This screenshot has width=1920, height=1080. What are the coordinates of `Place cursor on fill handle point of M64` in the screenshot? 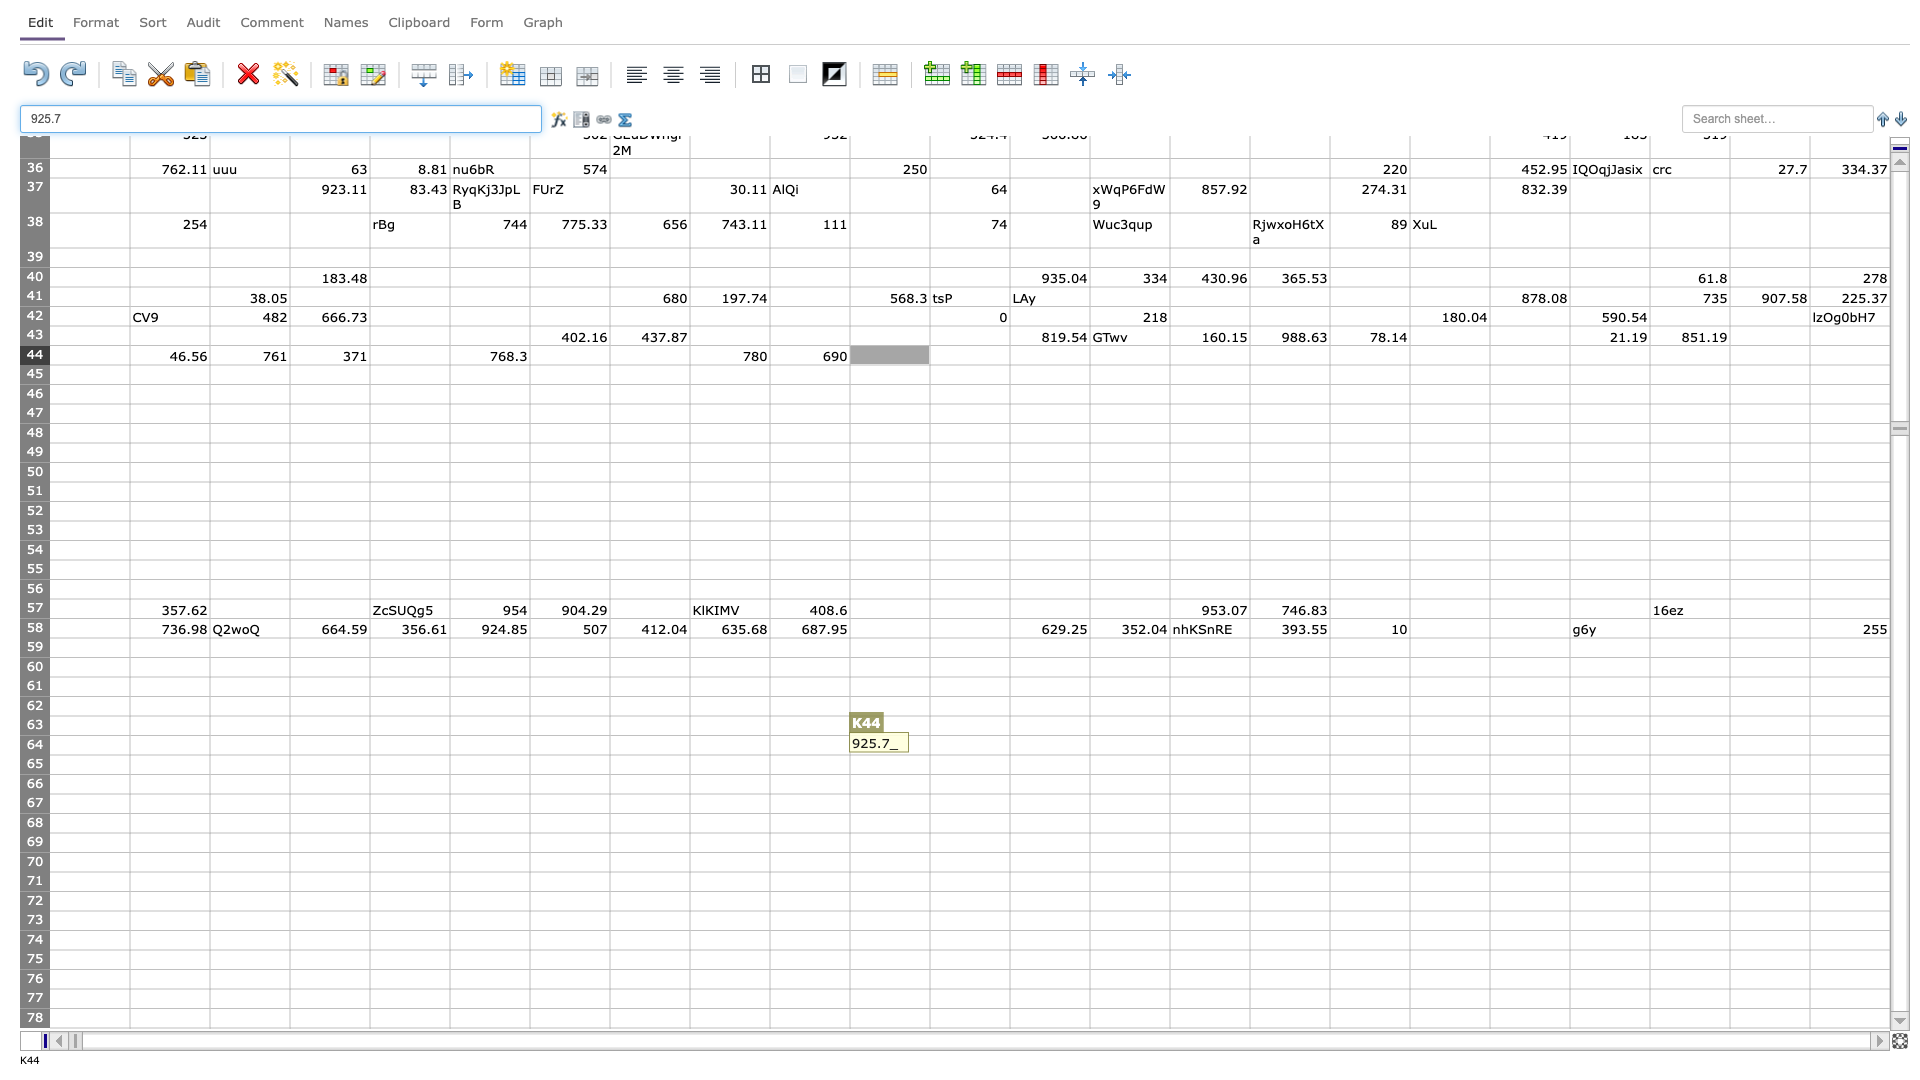 It's located at (1088, 755).